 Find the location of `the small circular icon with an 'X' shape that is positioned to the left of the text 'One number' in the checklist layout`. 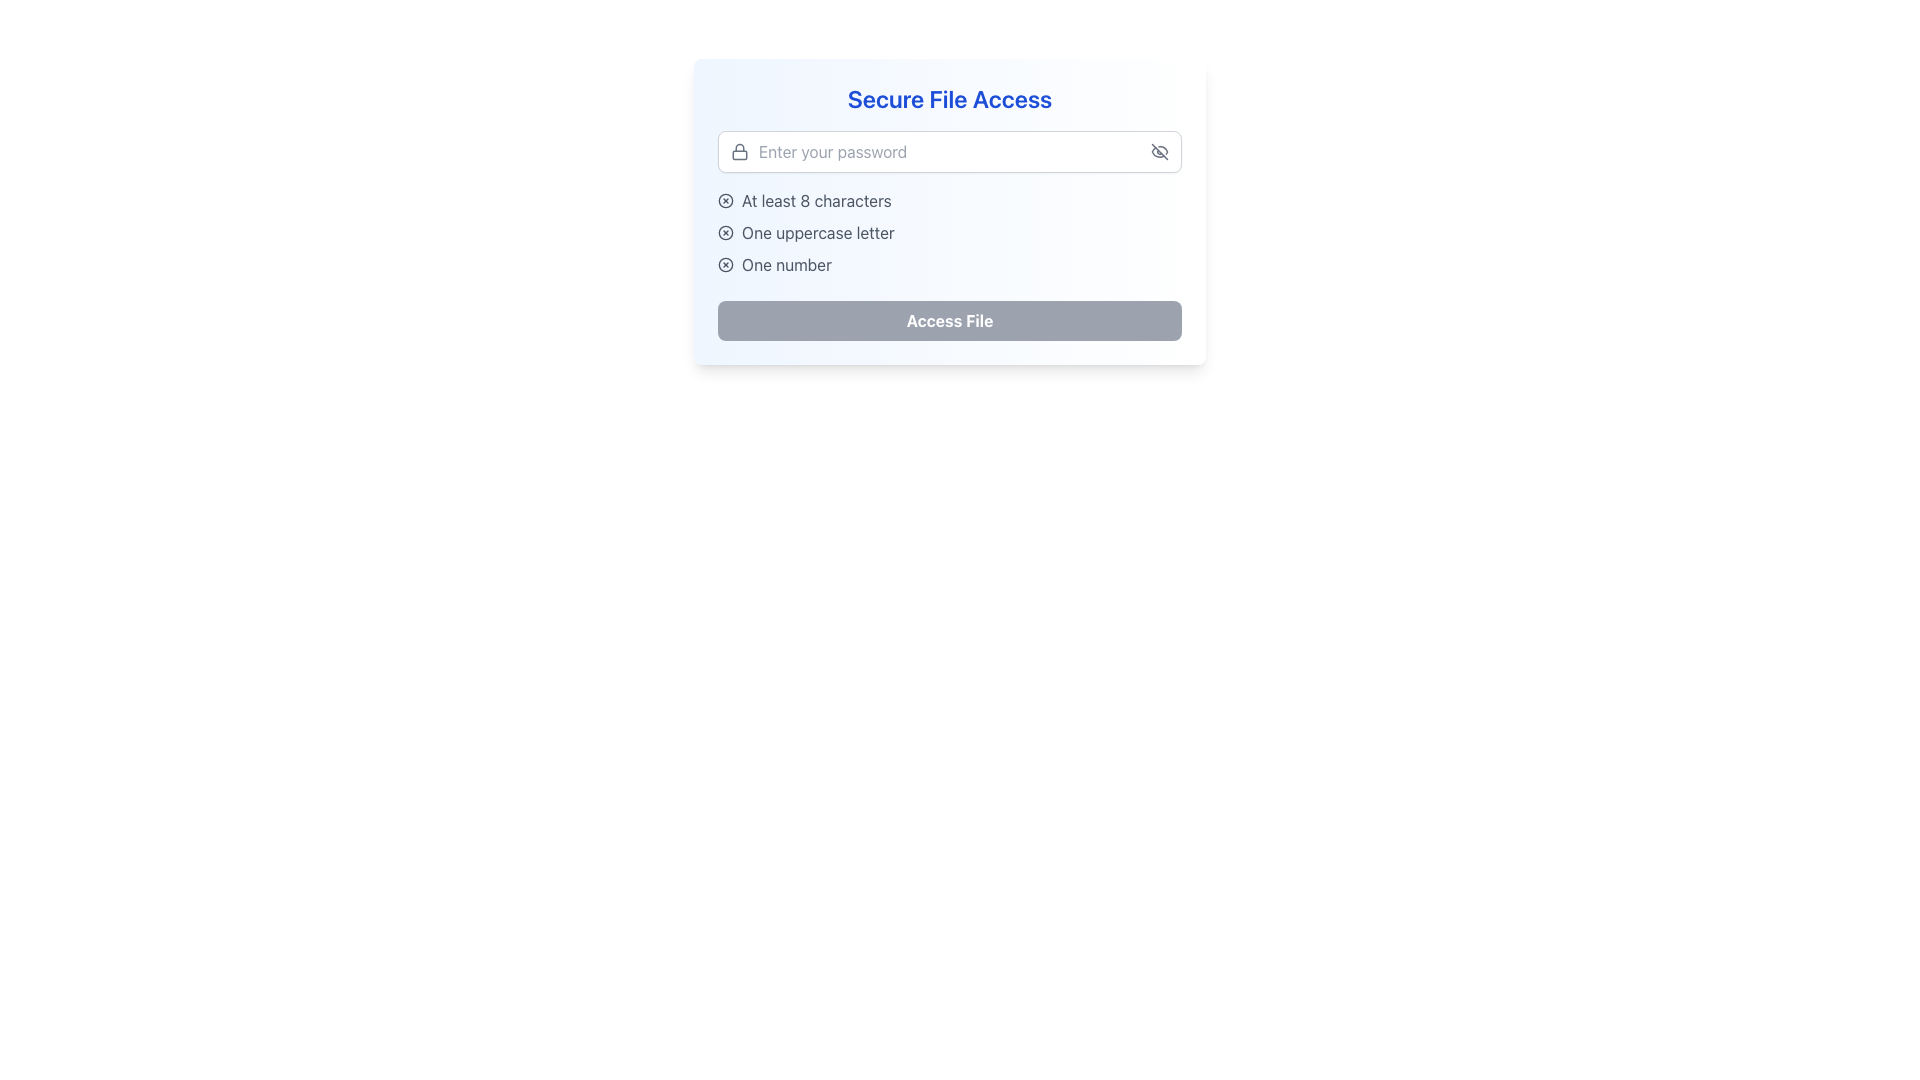

the small circular icon with an 'X' shape that is positioned to the left of the text 'One number' in the checklist layout is located at coordinates (724, 264).